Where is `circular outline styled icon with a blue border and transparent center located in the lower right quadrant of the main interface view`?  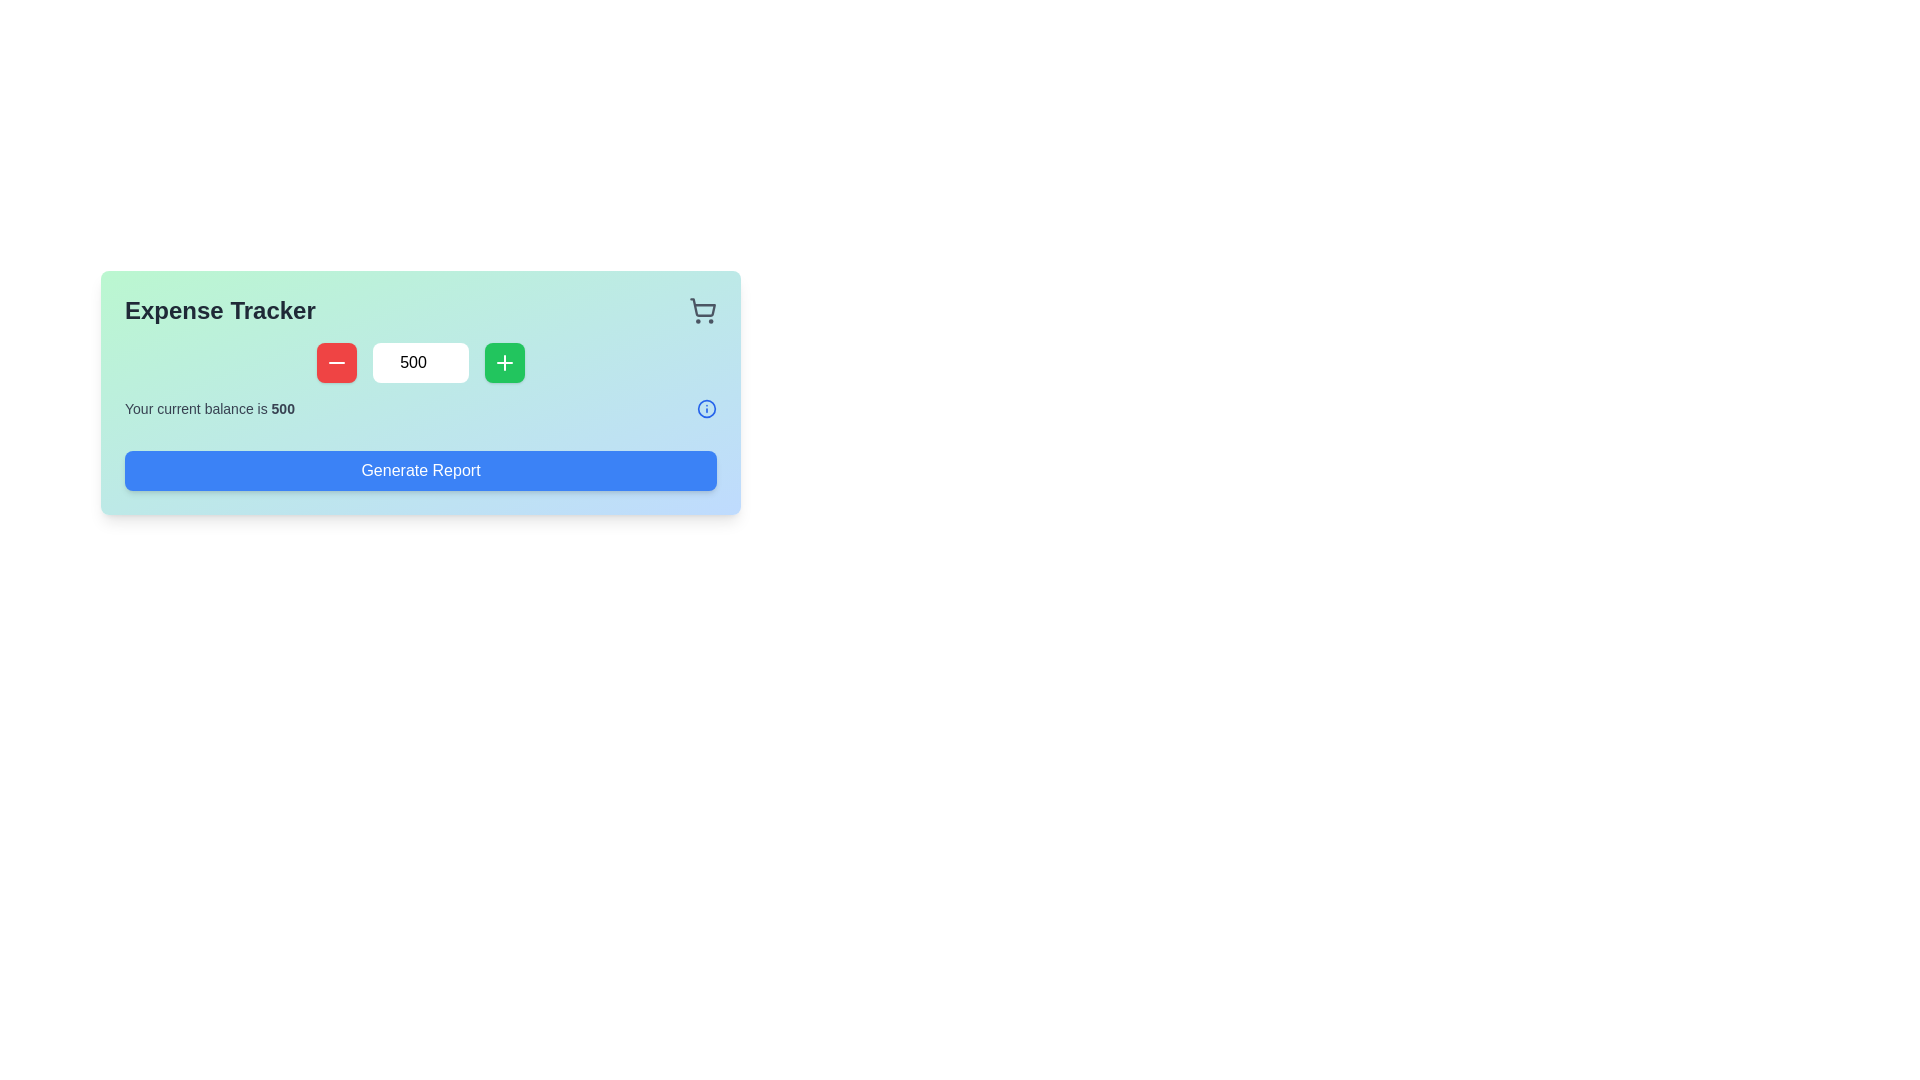
circular outline styled icon with a blue border and transparent center located in the lower right quadrant of the main interface view is located at coordinates (706, 407).